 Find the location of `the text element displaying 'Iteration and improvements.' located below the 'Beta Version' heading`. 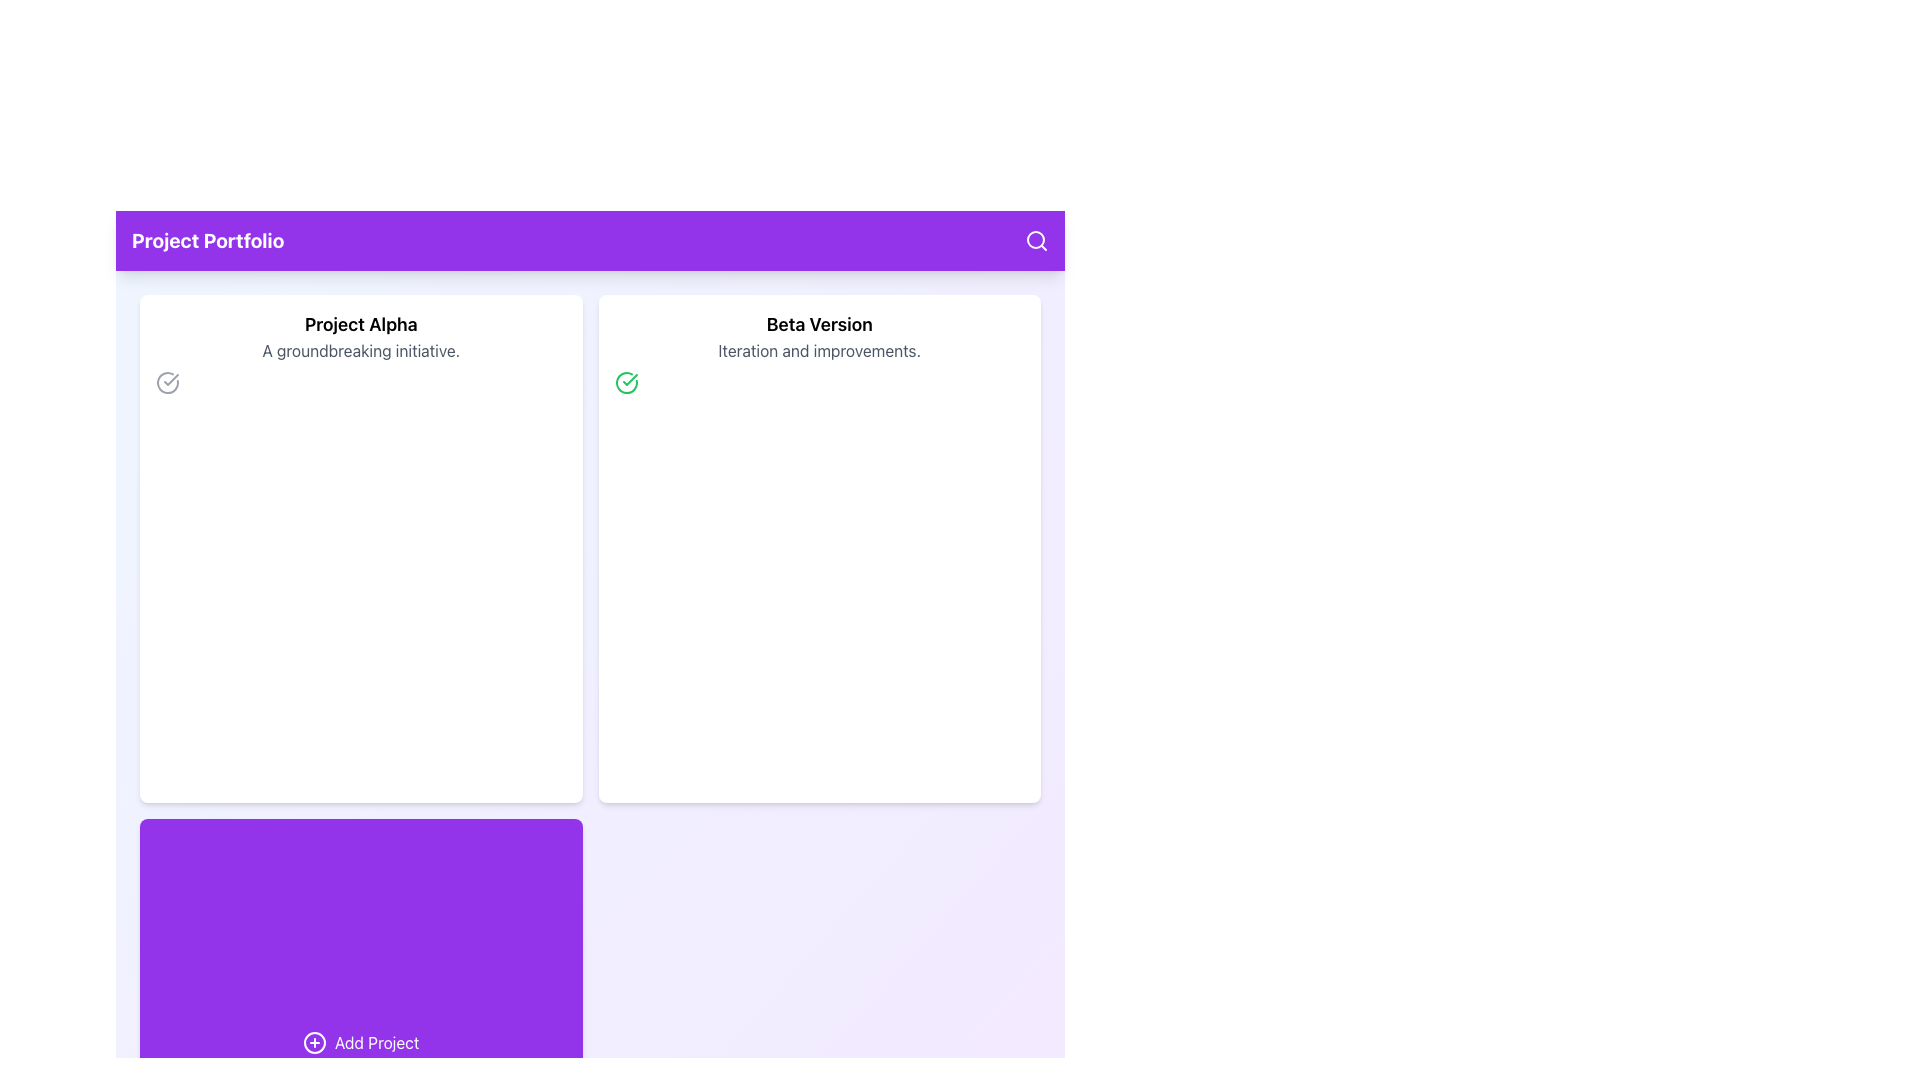

the text element displaying 'Iteration and improvements.' located below the 'Beta Version' heading is located at coordinates (819, 350).